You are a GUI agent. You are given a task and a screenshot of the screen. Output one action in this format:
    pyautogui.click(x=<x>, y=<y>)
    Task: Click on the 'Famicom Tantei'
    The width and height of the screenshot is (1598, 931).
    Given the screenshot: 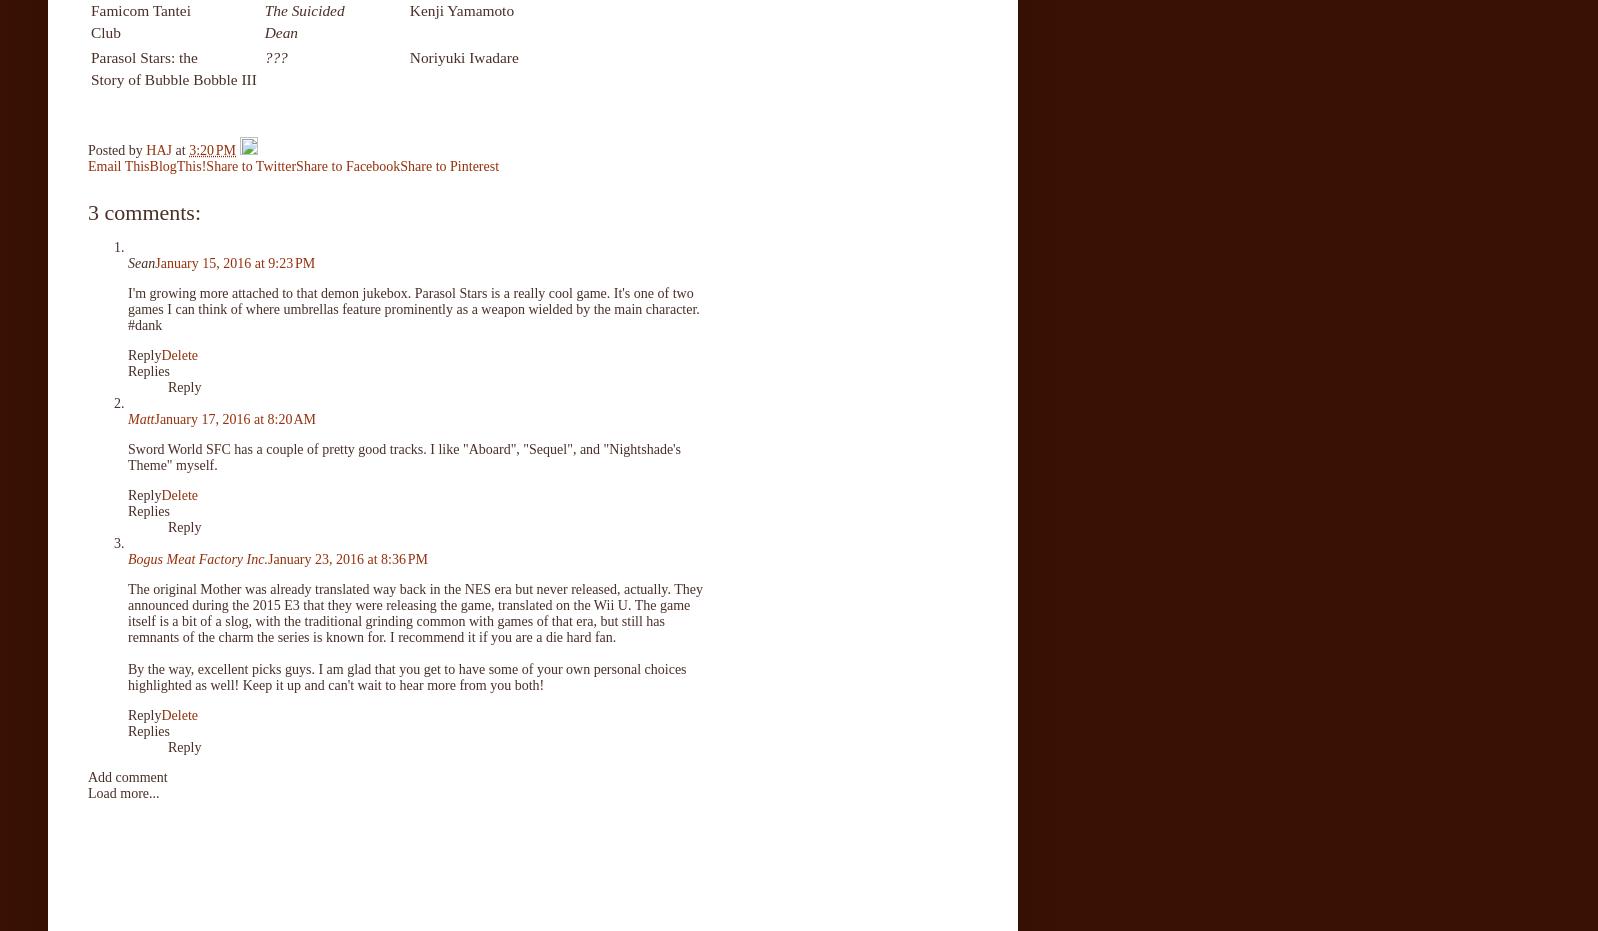 What is the action you would take?
    pyautogui.click(x=139, y=9)
    